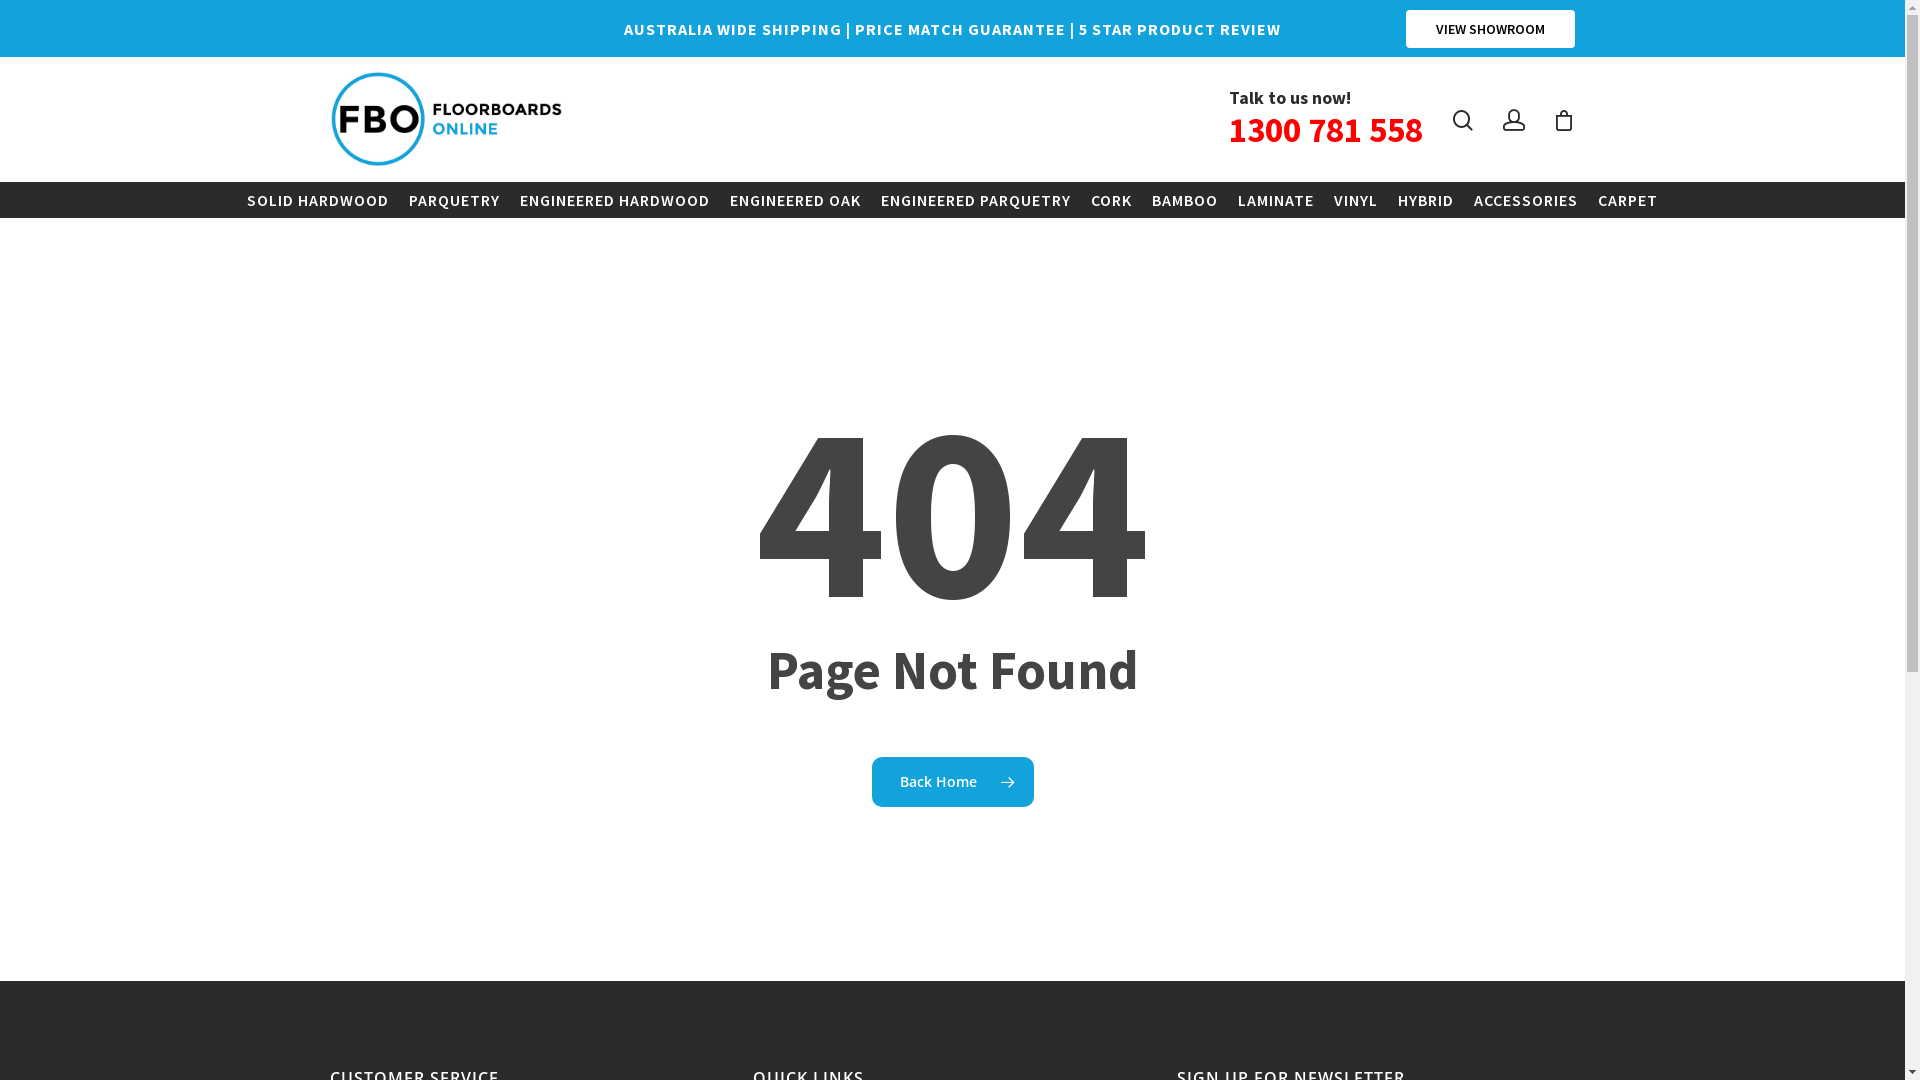 This screenshot has height=1080, width=1920. I want to click on 'VINYL', so click(1356, 200).